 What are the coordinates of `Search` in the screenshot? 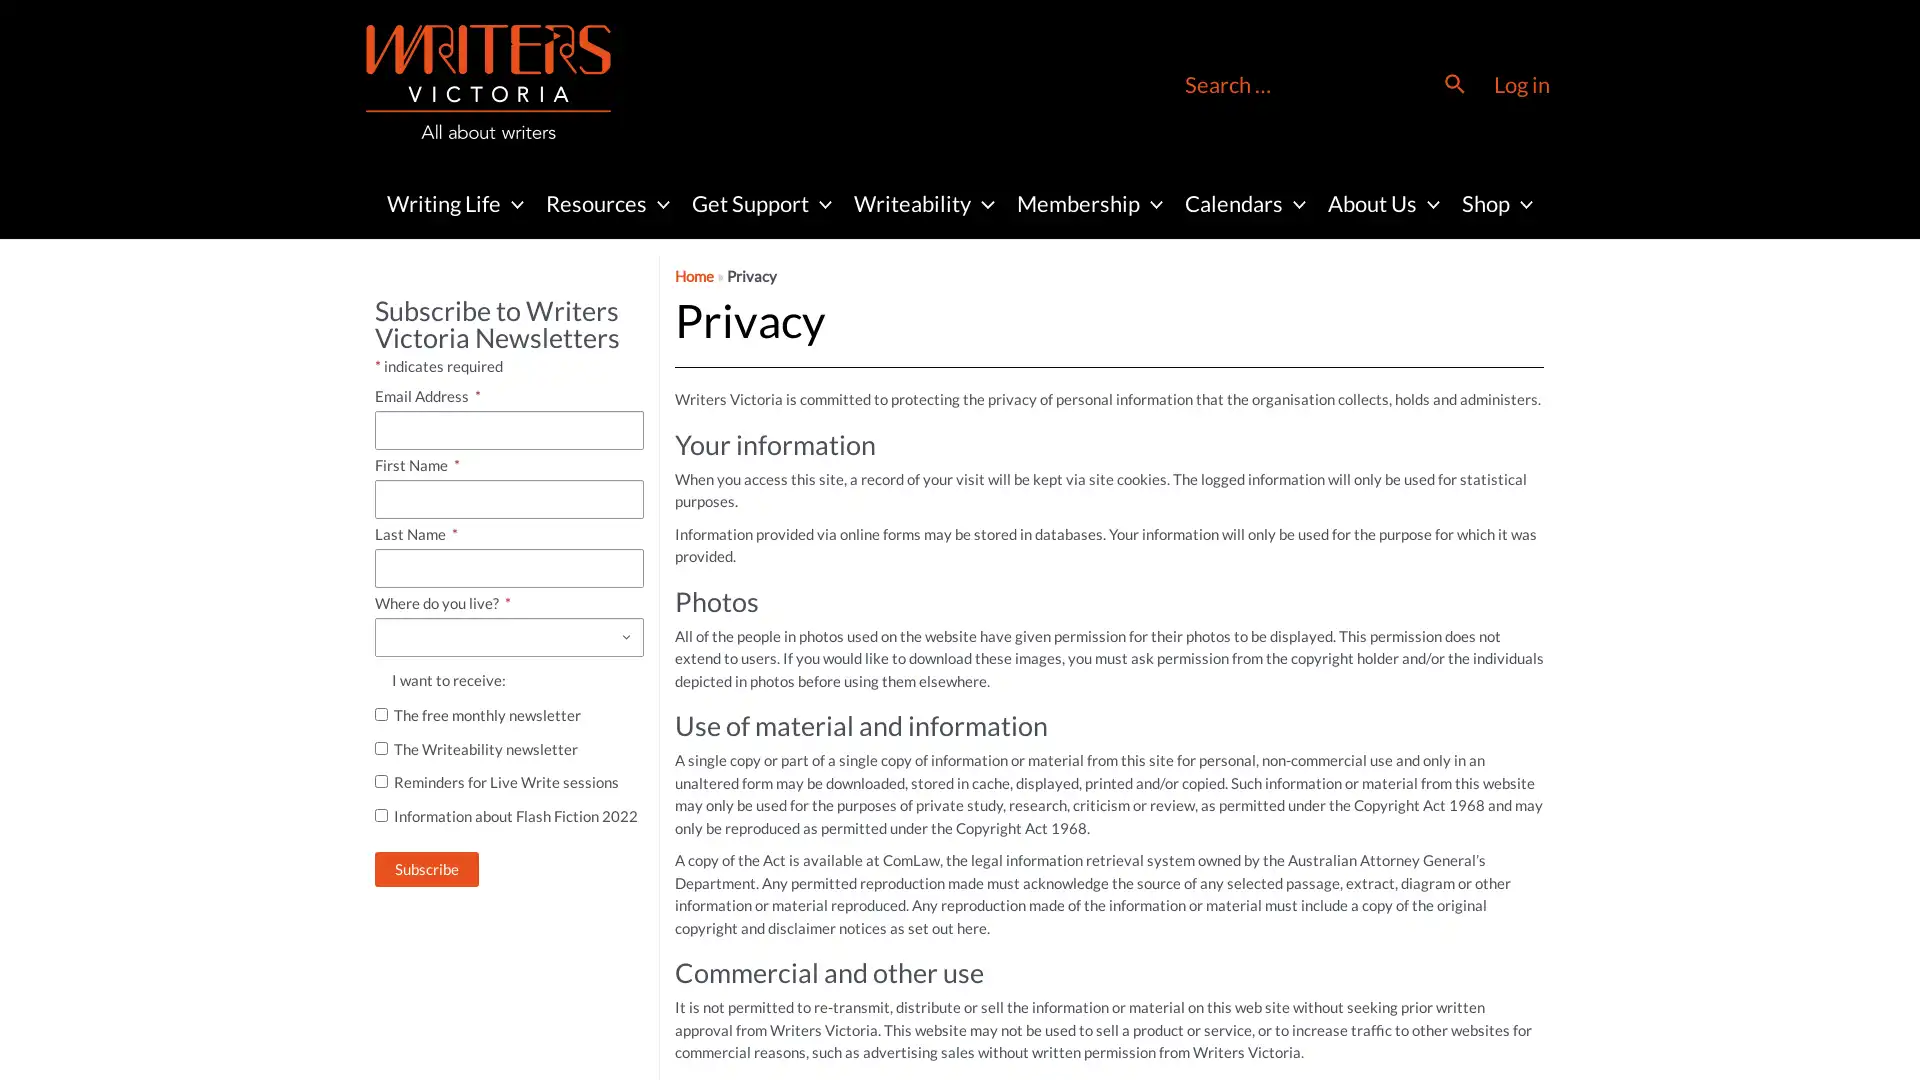 It's located at (1455, 83).